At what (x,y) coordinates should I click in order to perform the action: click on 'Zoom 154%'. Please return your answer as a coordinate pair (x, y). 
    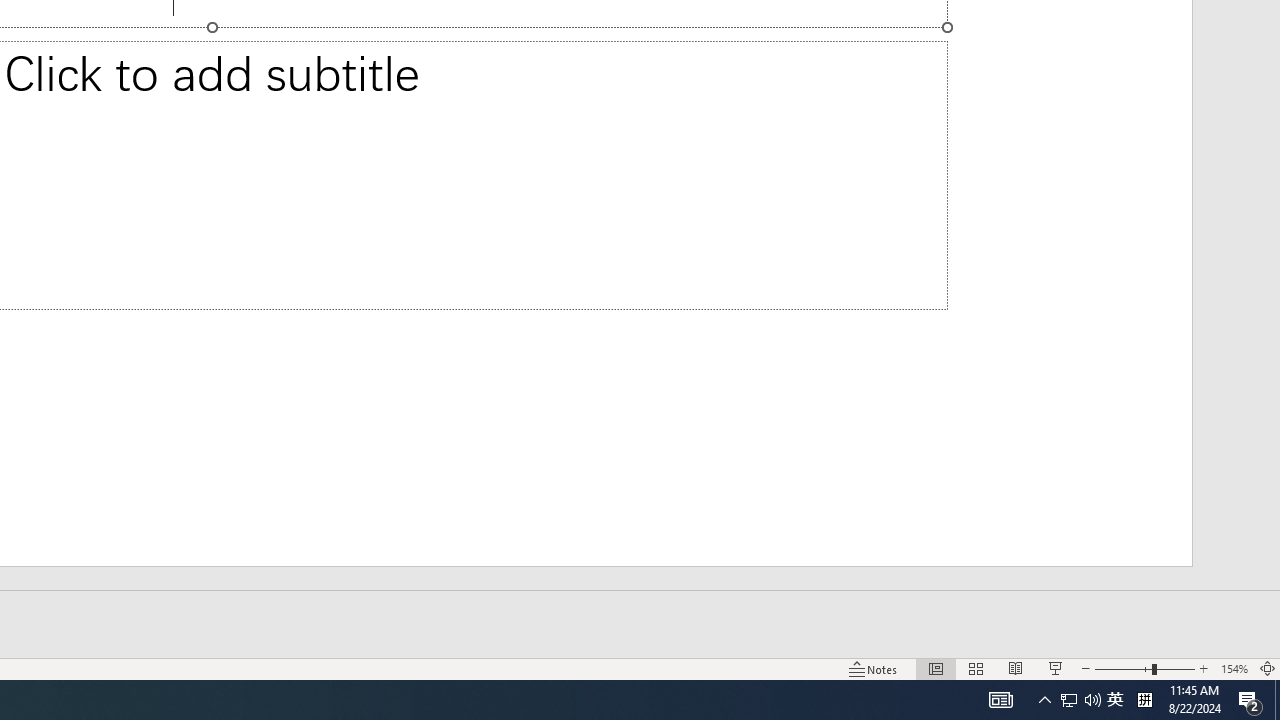
    Looking at the image, I should click on (1233, 669).